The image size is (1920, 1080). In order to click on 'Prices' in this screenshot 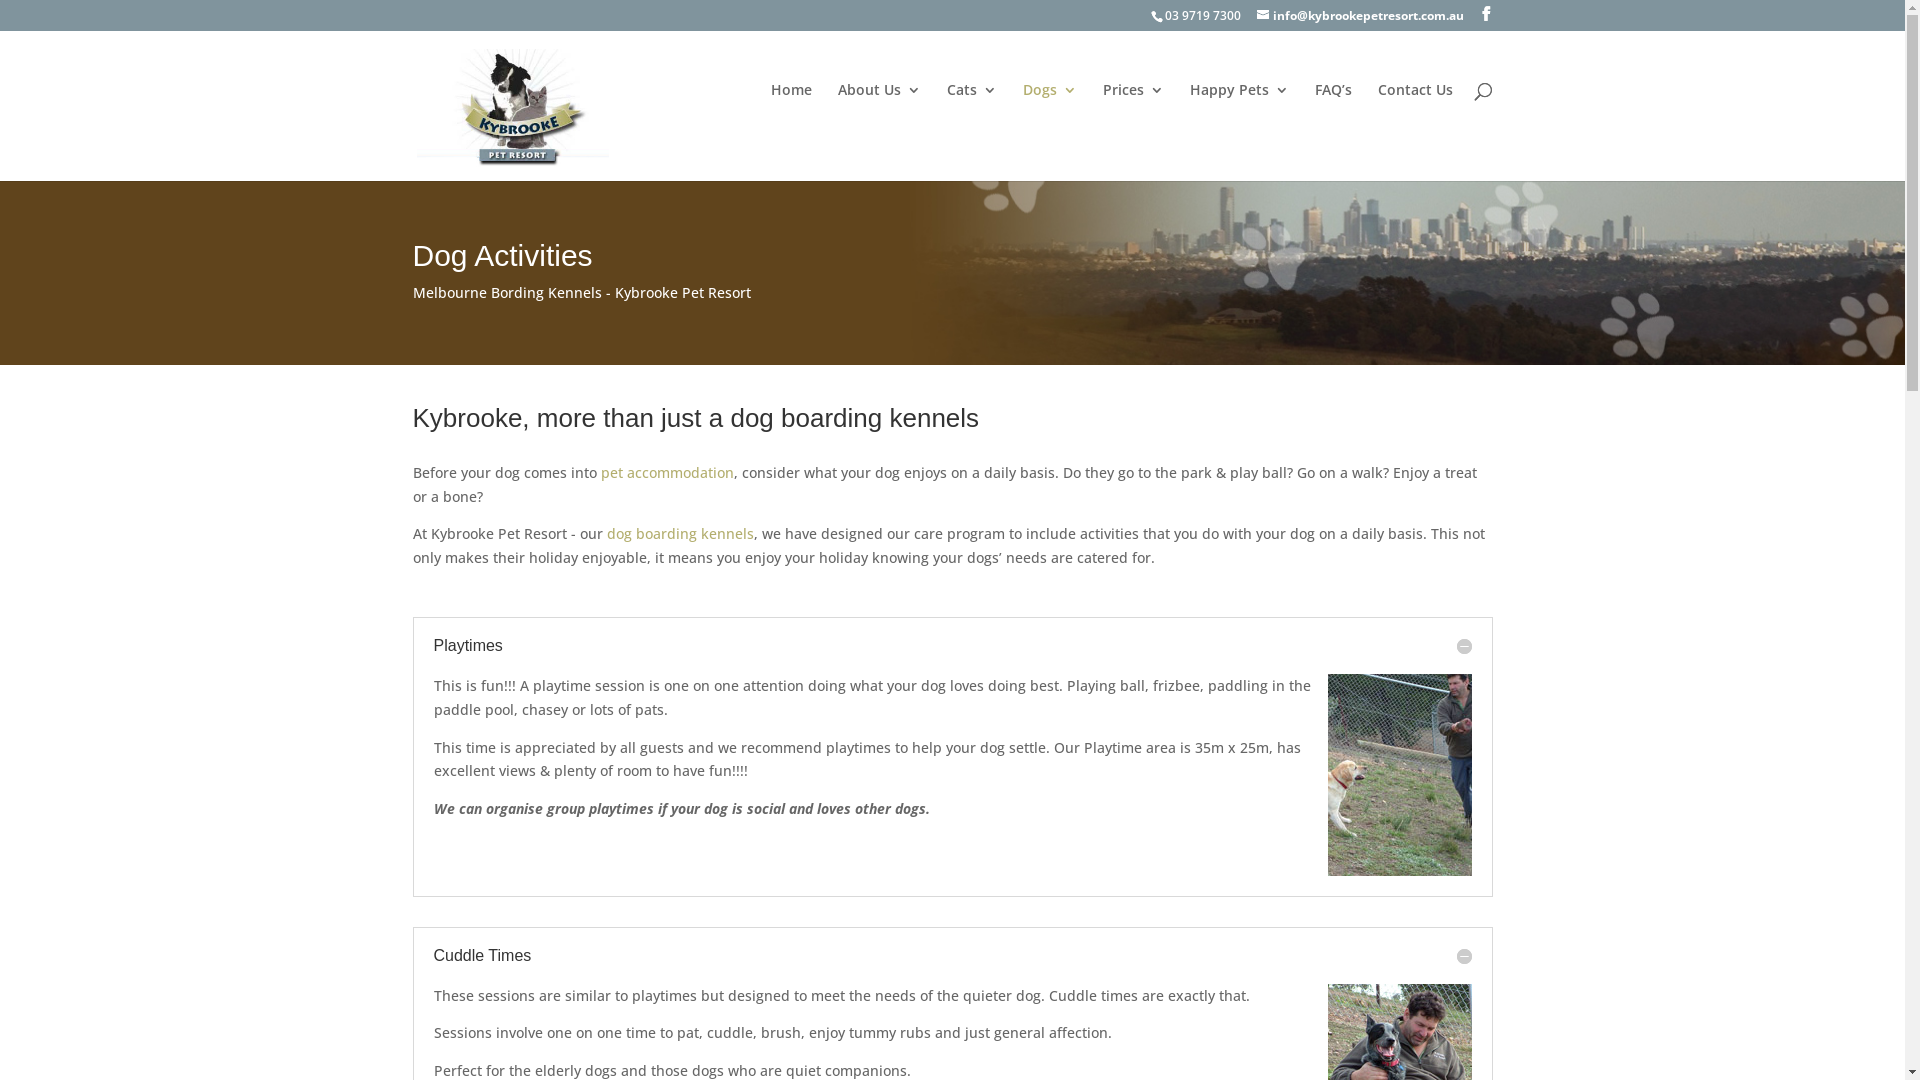, I will do `click(1132, 115)`.